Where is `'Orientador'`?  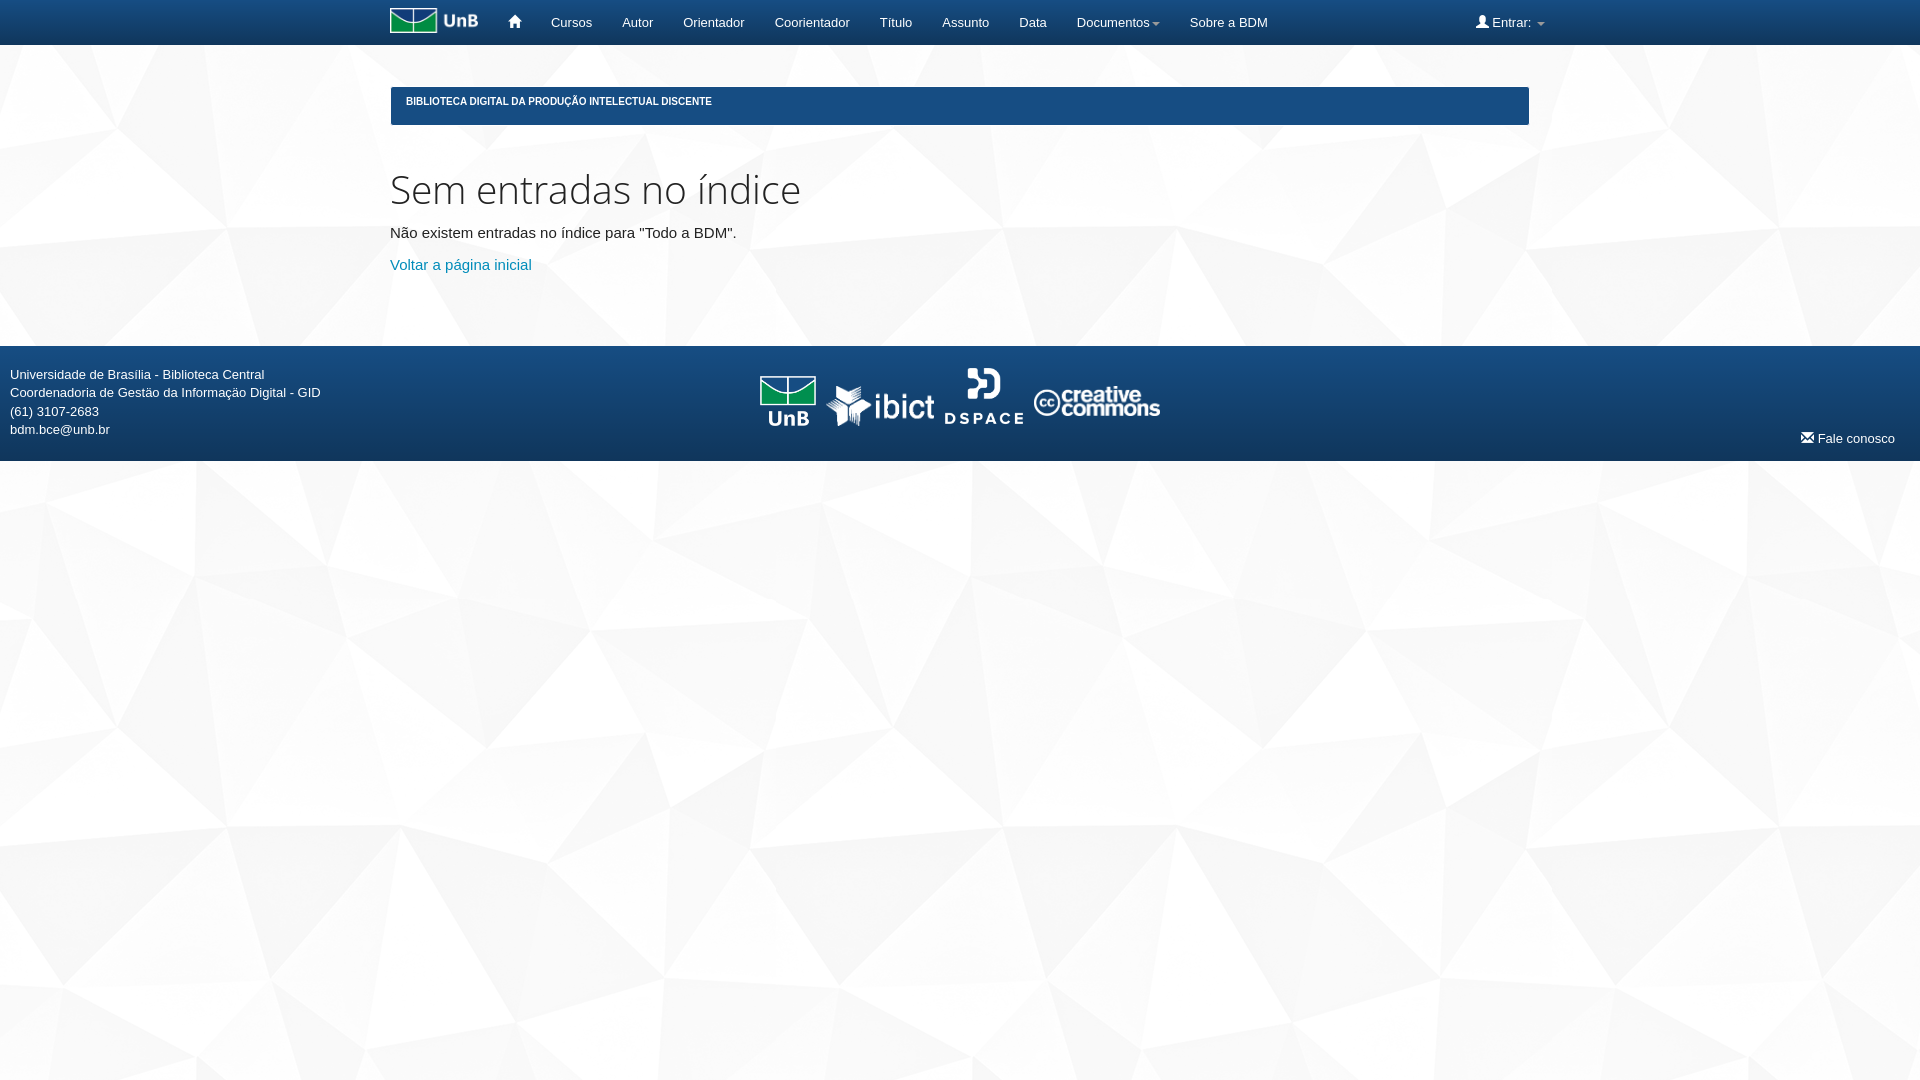
'Orientador' is located at coordinates (713, 22).